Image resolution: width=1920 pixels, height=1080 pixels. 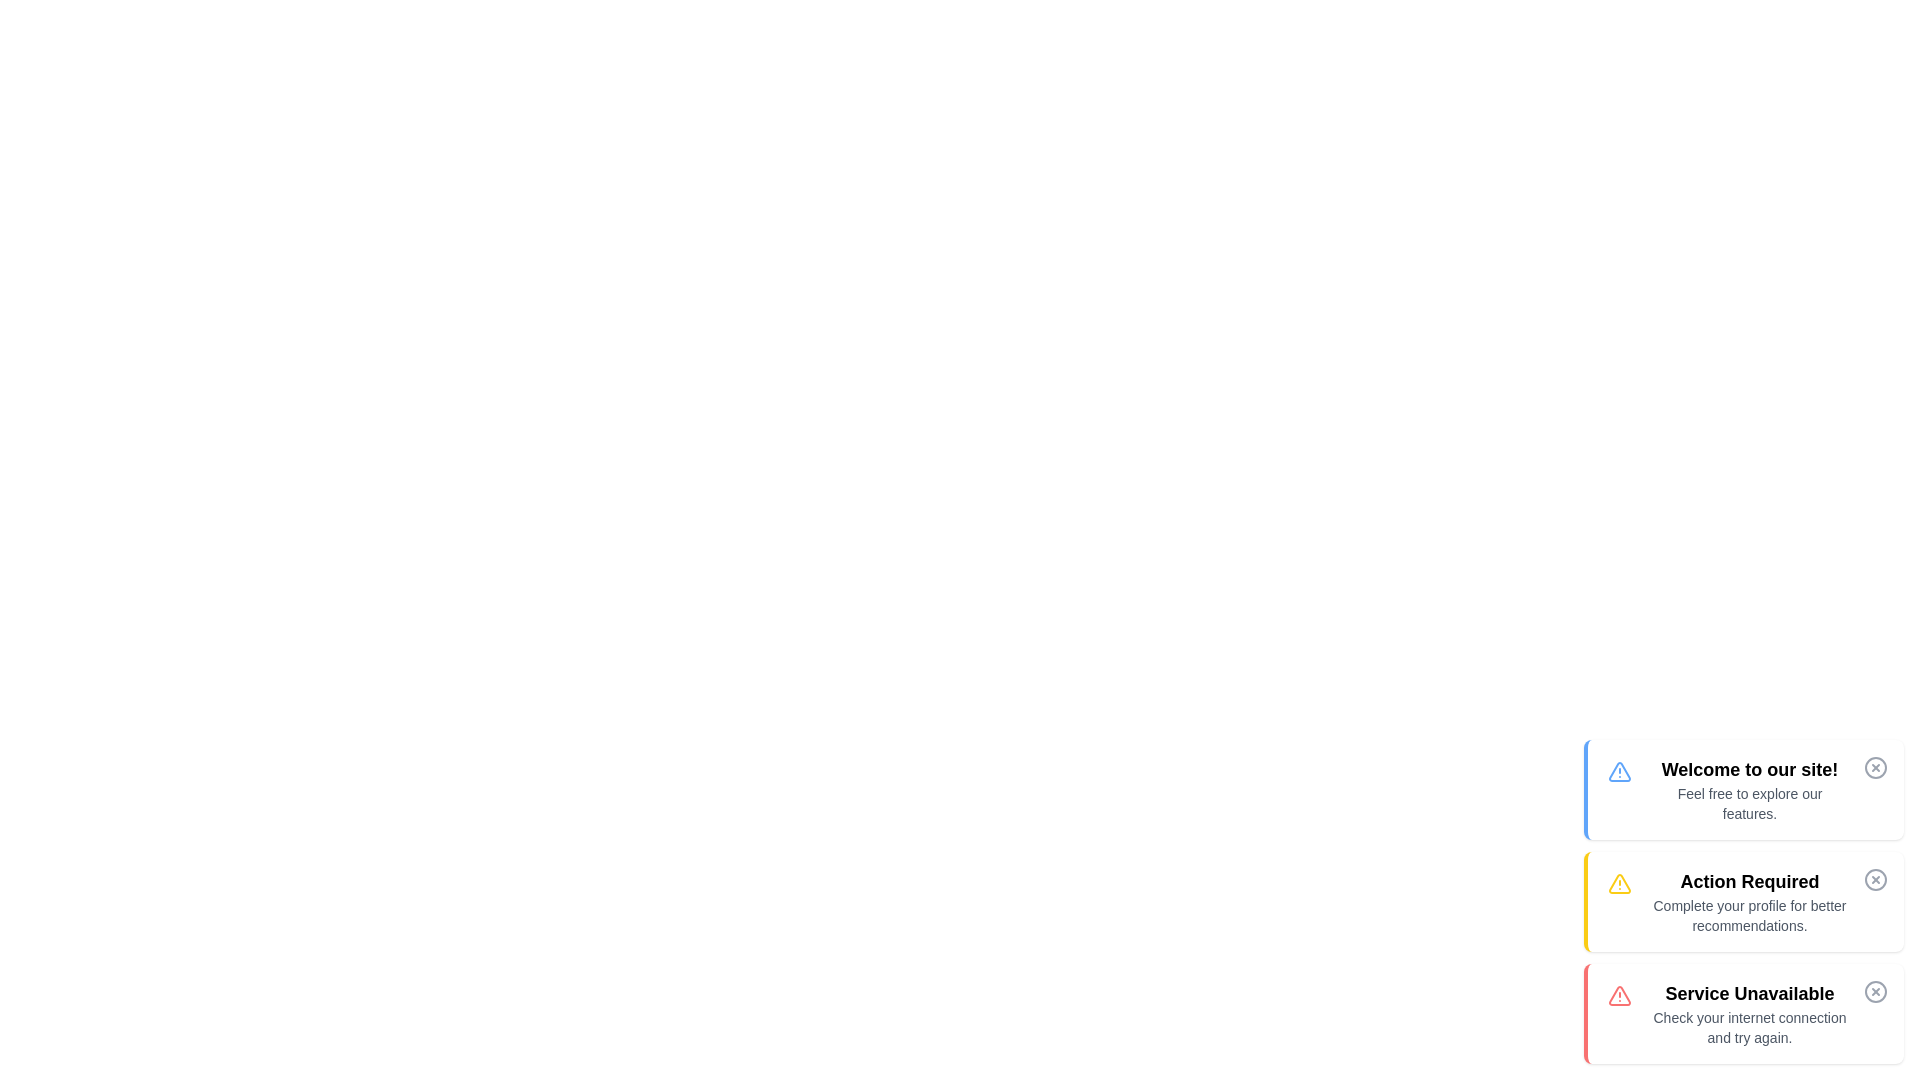 What do you see at coordinates (1620, 770) in the screenshot?
I see `the triangular icon with a blue exclamation mark, located above the text 'Welcome to our site!' in the white notification card, to interact with it` at bounding box center [1620, 770].